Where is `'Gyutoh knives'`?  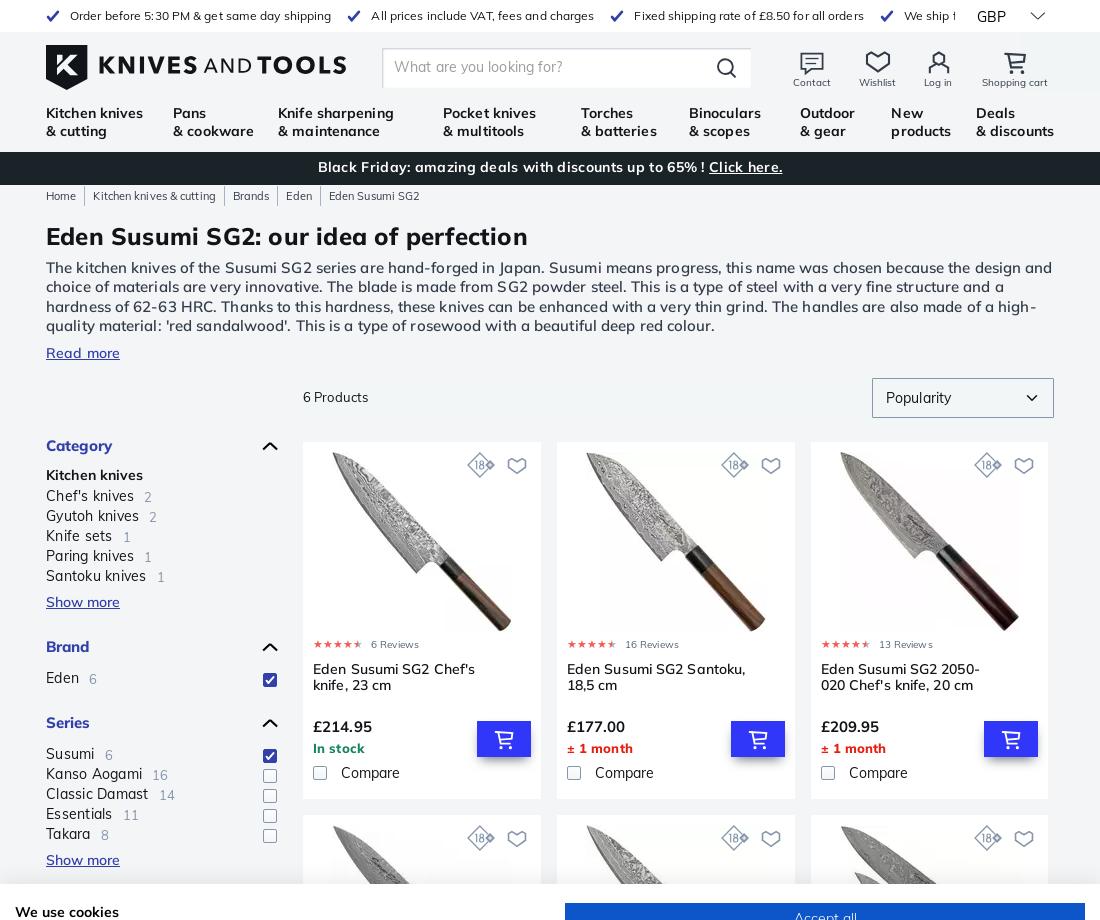 'Gyutoh knives' is located at coordinates (92, 516).